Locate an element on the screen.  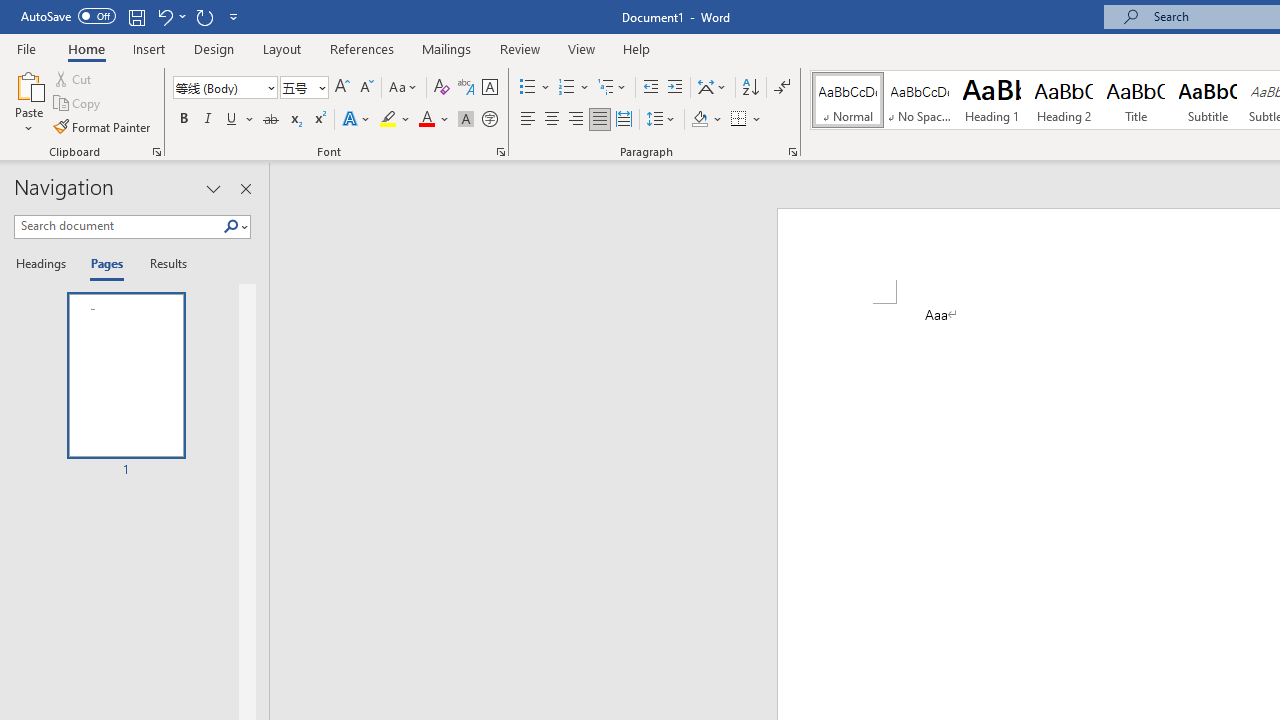
'Subtitle' is located at coordinates (1207, 100).